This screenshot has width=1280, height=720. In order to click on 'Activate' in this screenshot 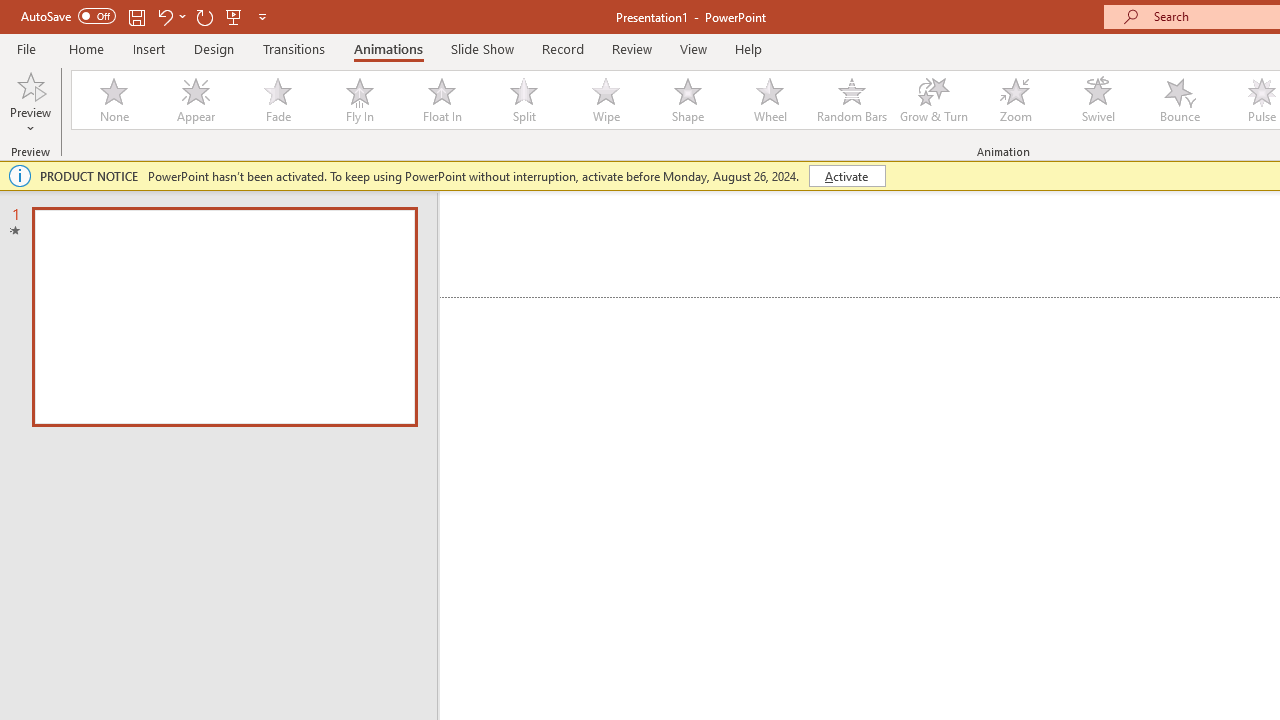, I will do `click(847, 175)`.